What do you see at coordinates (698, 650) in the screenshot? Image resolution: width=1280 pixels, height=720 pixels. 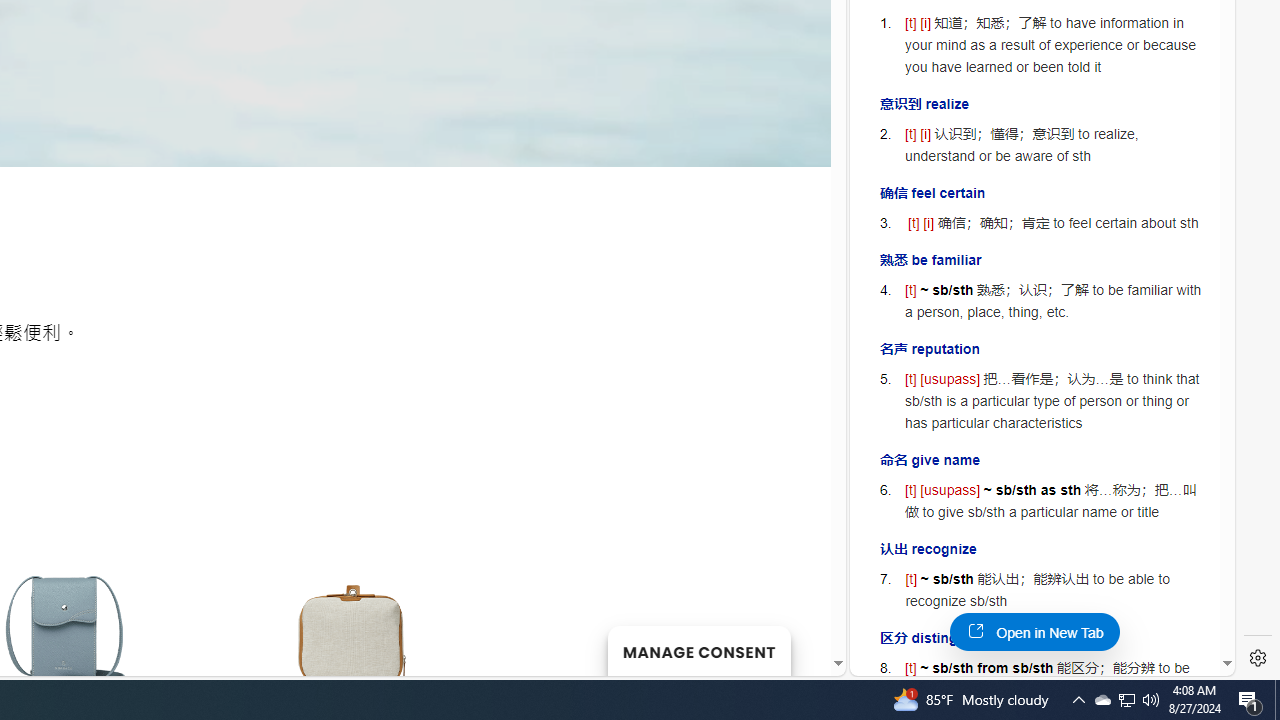 I see `'MANAGE CONSENT'` at bounding box center [698, 650].